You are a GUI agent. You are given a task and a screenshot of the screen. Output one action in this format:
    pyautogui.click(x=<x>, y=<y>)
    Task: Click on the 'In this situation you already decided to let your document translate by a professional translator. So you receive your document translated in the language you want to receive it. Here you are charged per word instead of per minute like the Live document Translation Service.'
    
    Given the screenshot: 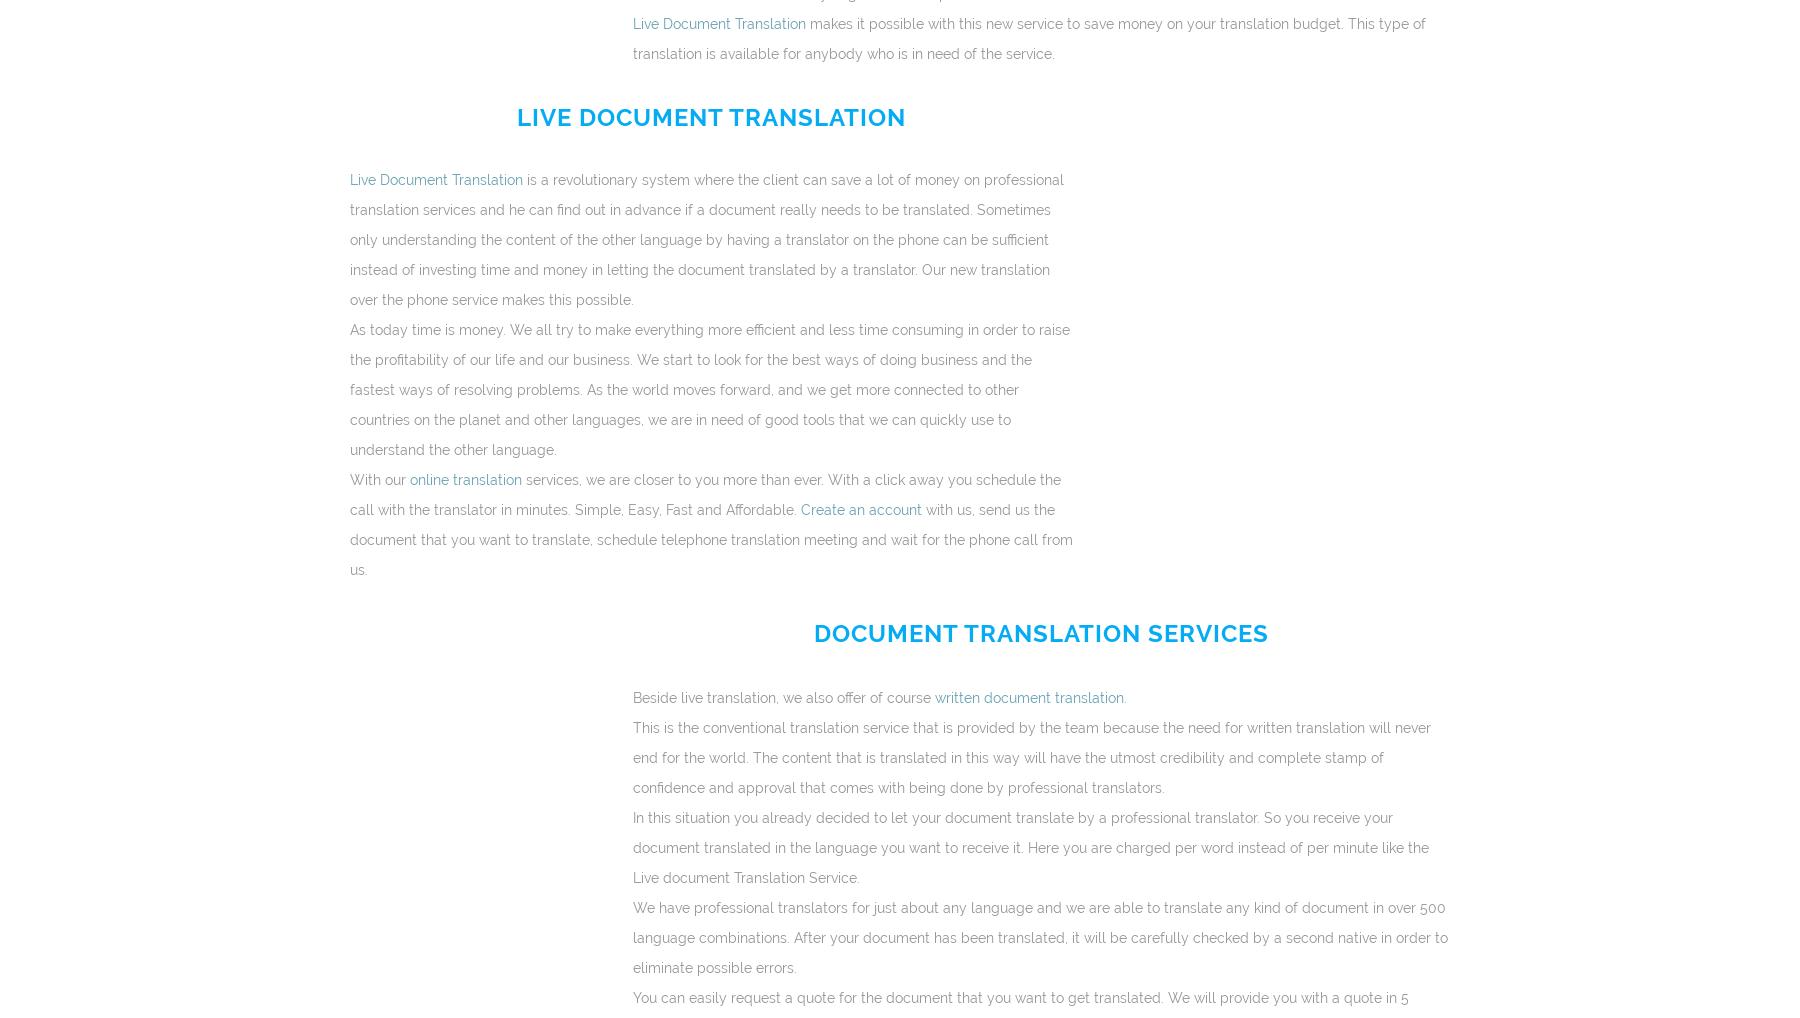 What is the action you would take?
    pyautogui.click(x=1029, y=846)
    